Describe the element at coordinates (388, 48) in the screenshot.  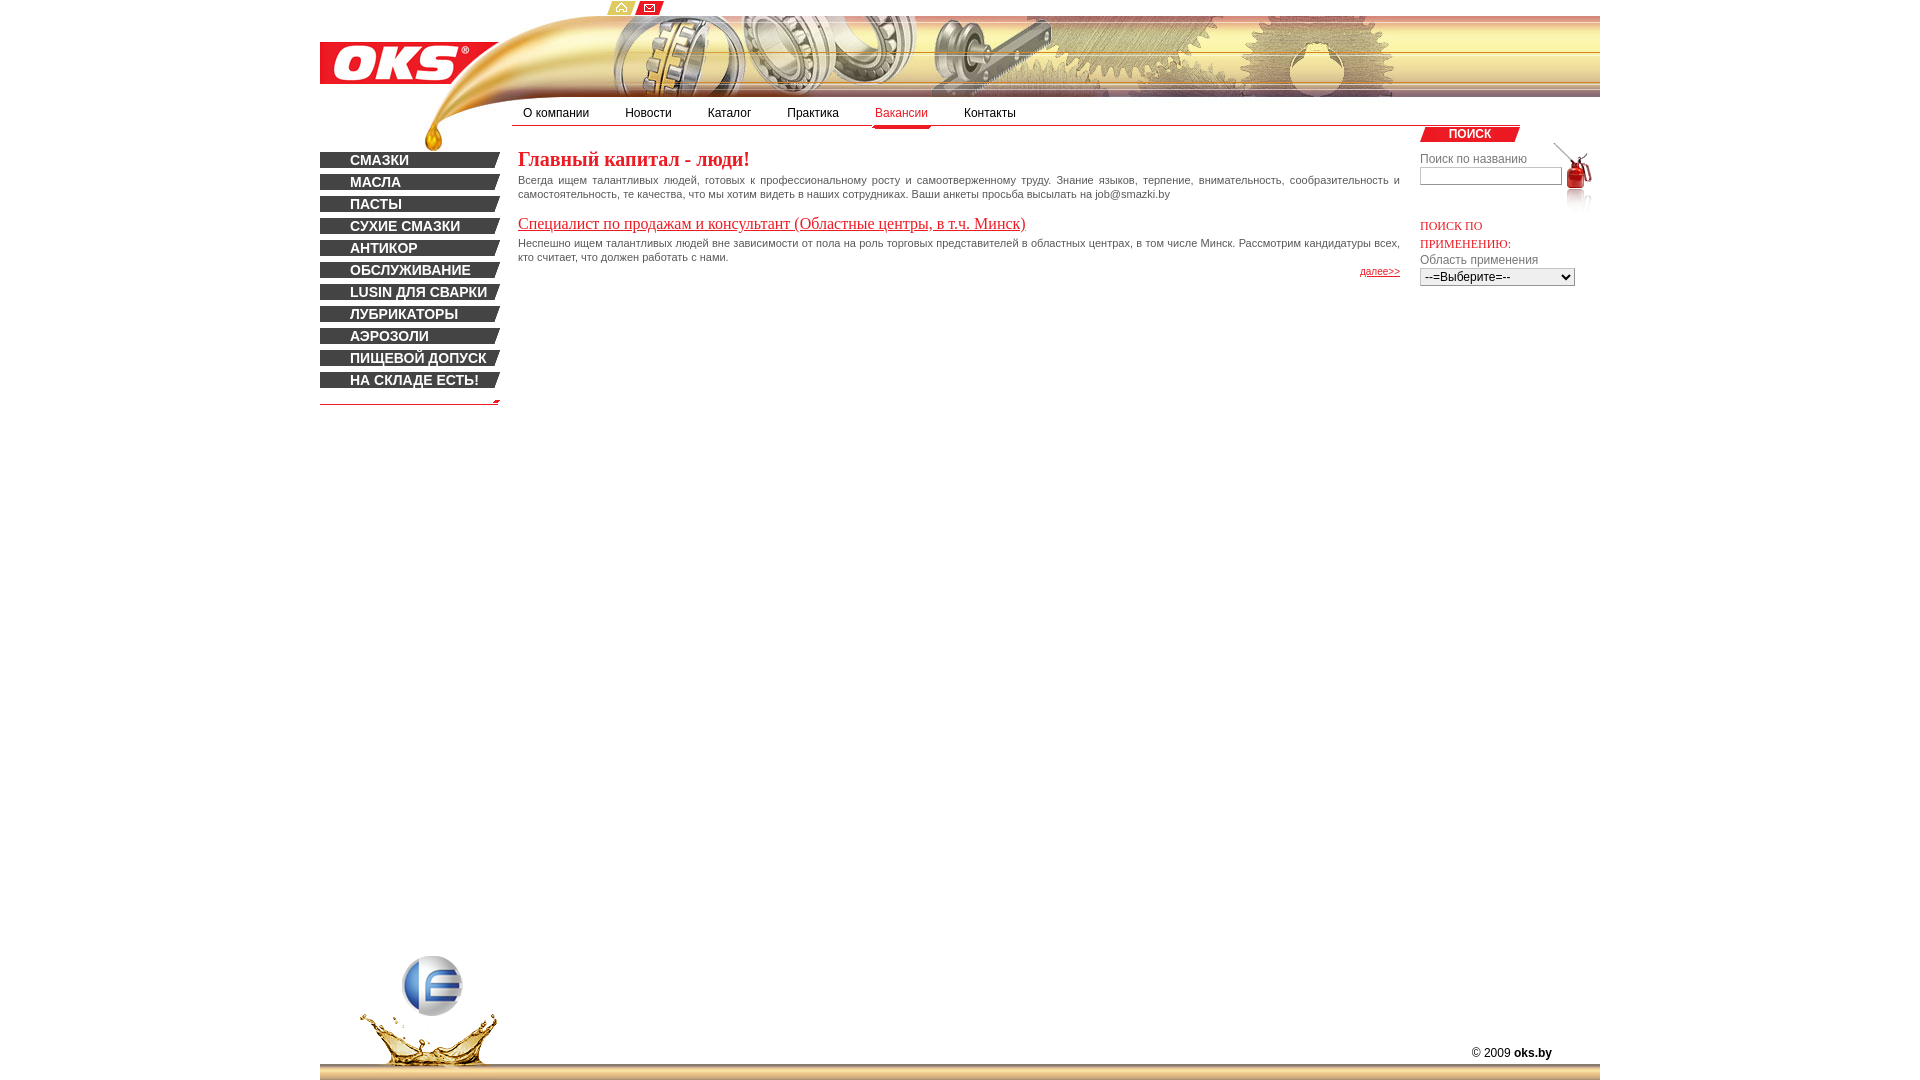
I see `'OKS'` at that location.